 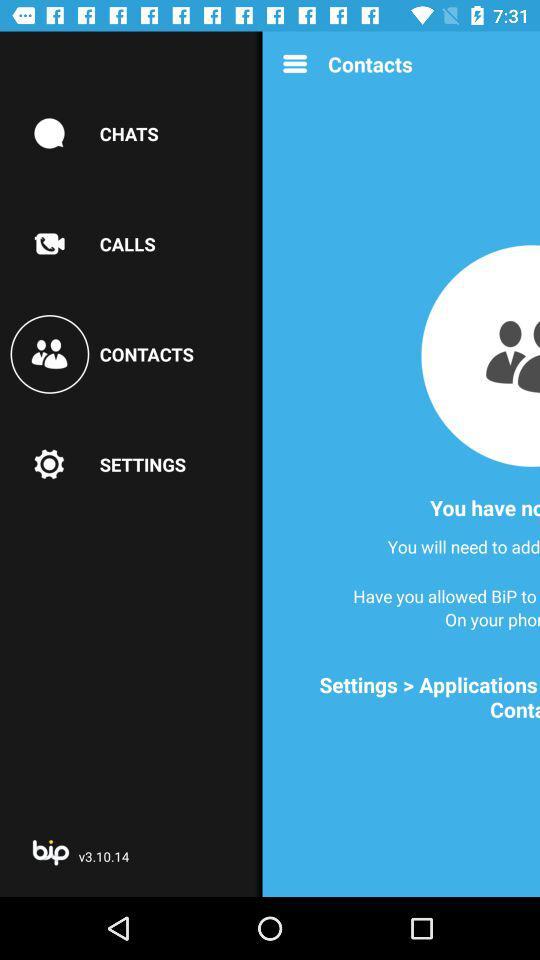 I want to click on the item below on your phone icon, so click(x=406, y=697).